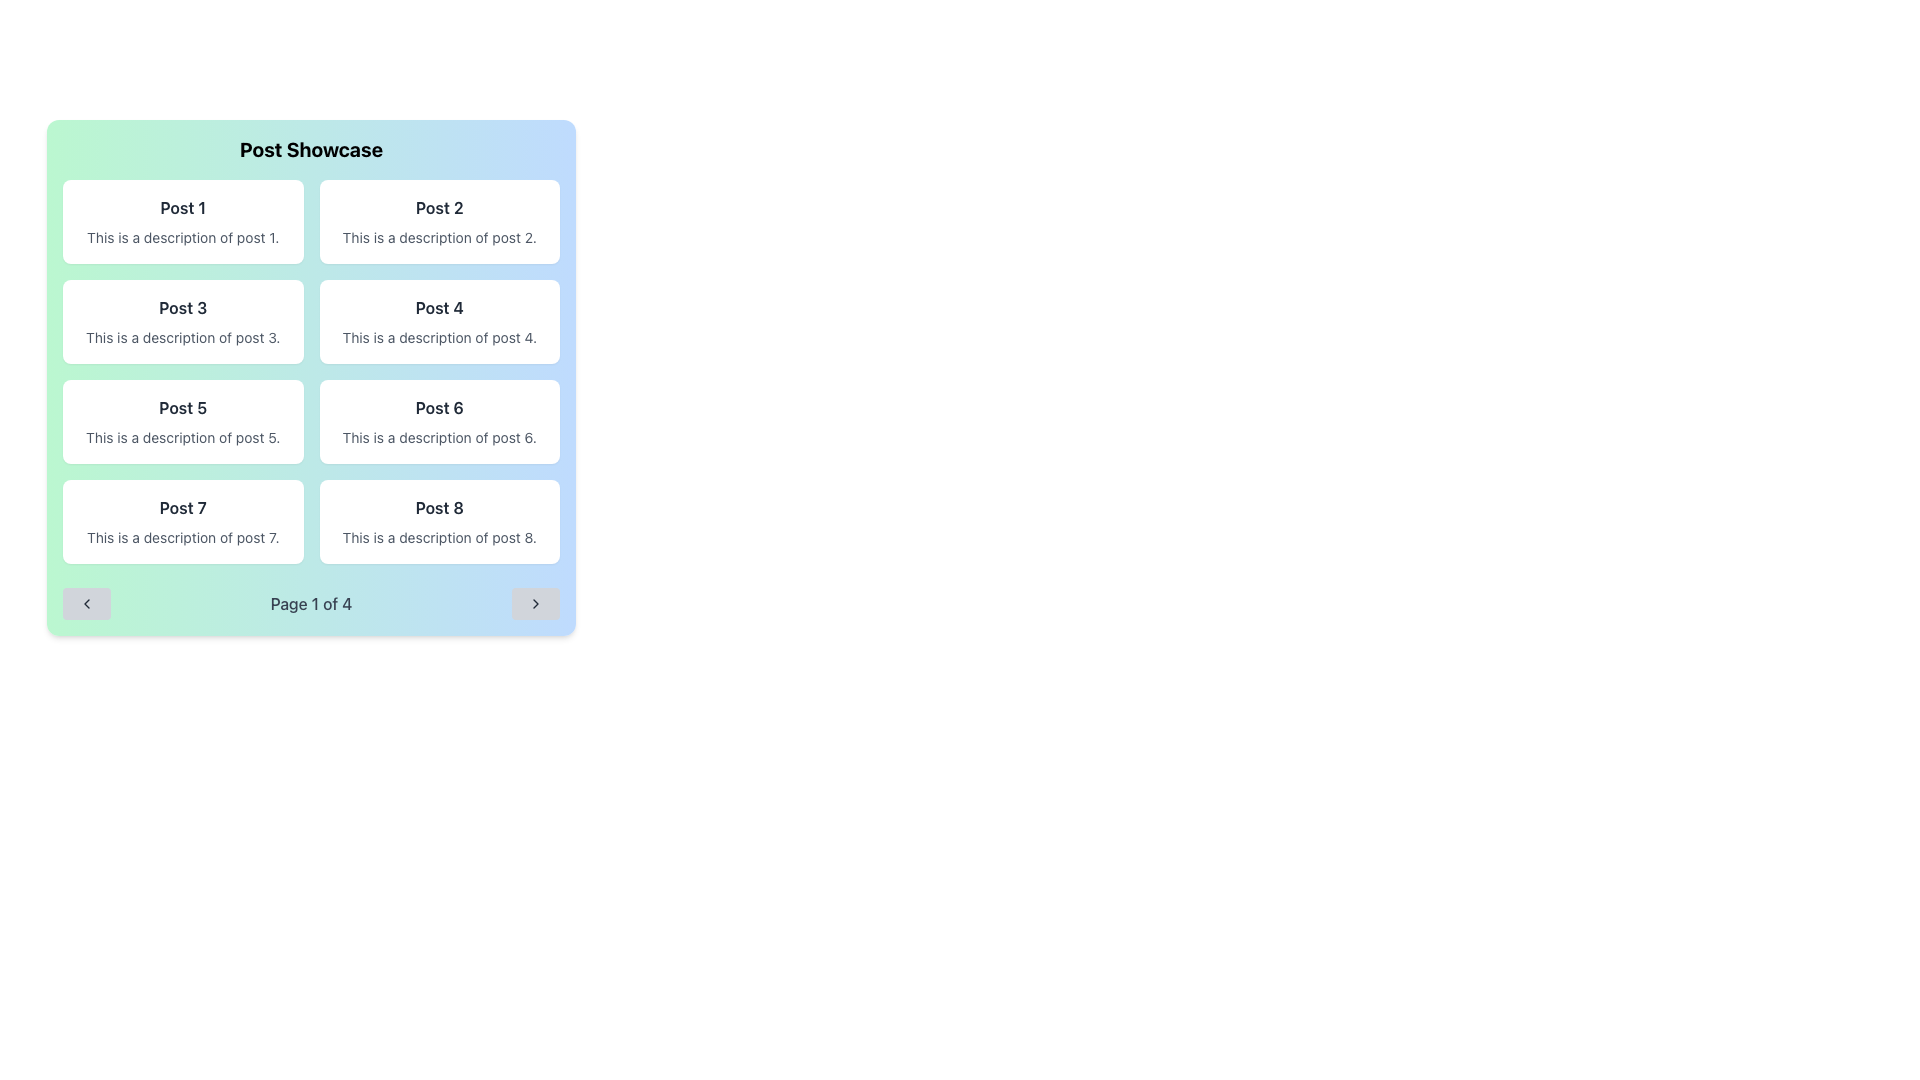 Image resolution: width=1920 pixels, height=1080 pixels. What do you see at coordinates (438, 308) in the screenshot?
I see `the text label displaying 'Post 4', which is styled in bold and dark gray, located in the center of the layout within the fourth tile of posts` at bounding box center [438, 308].